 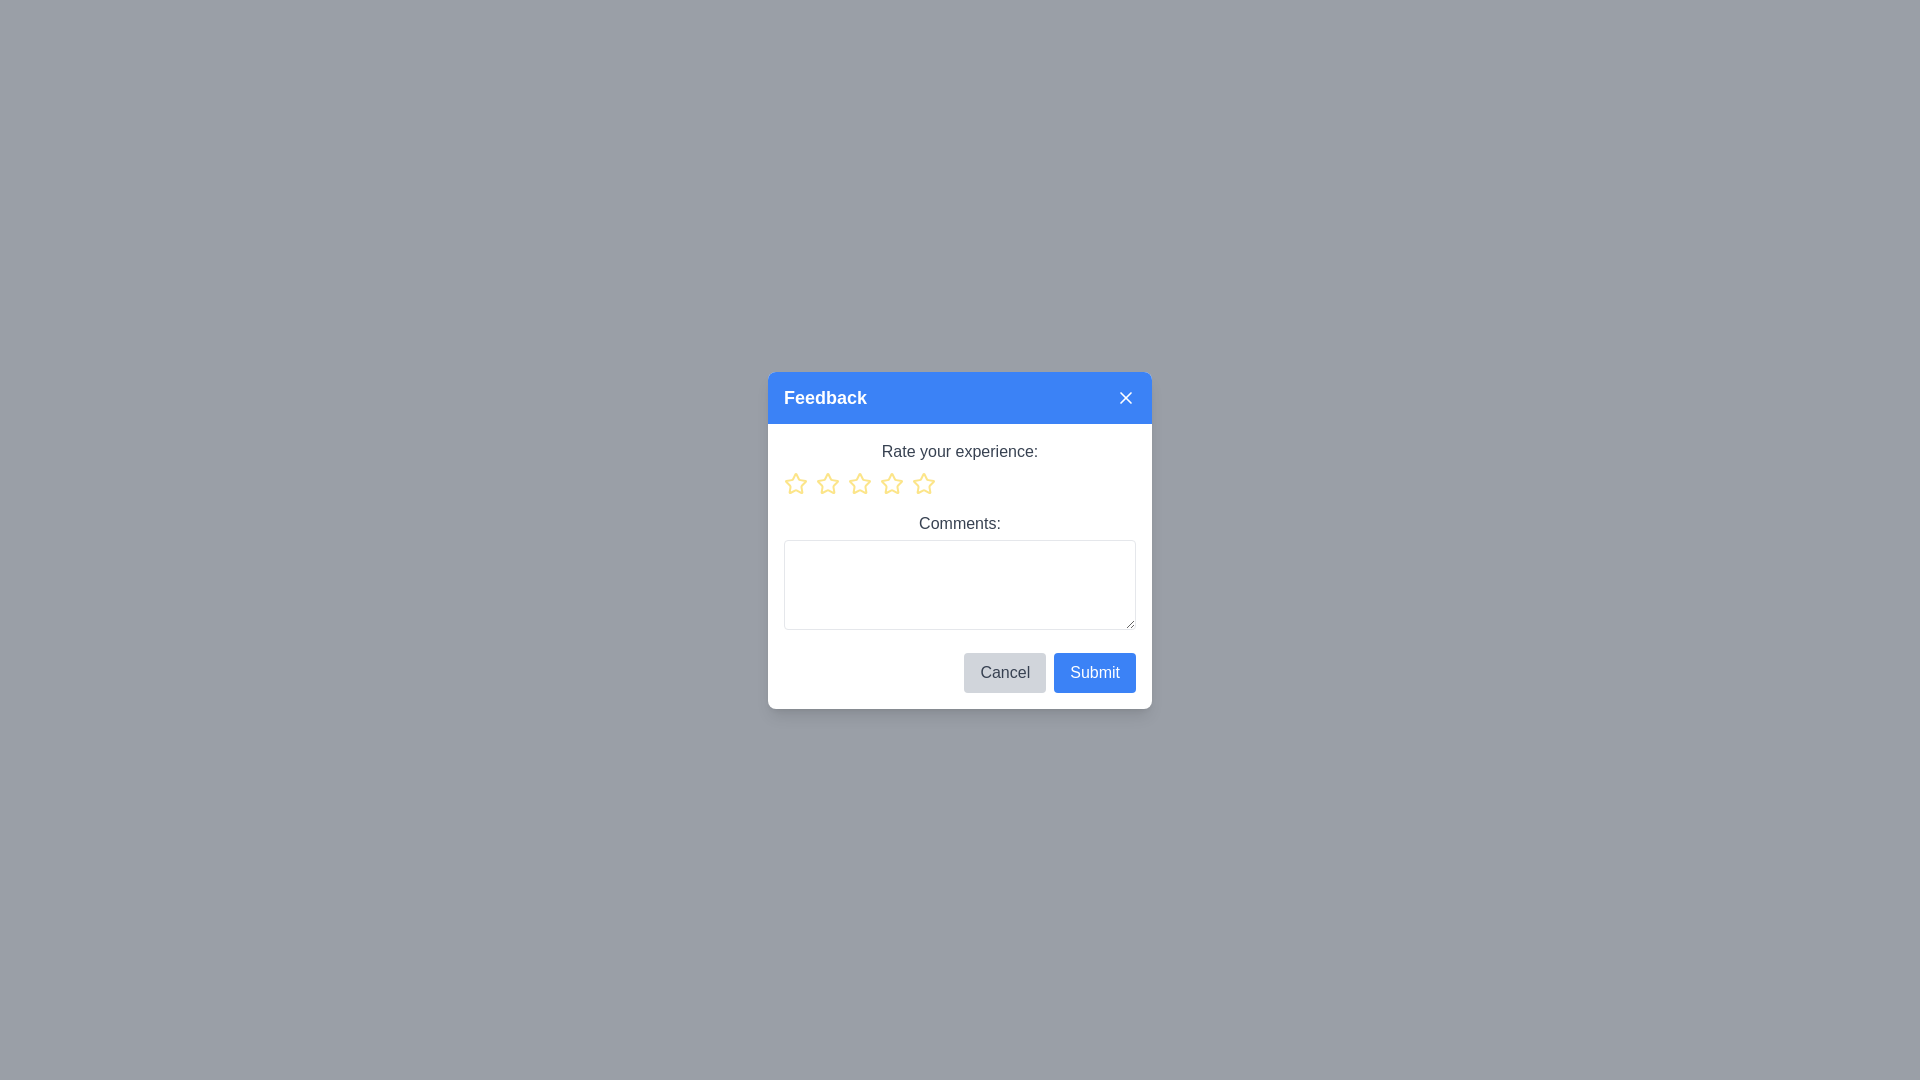 I want to click on the 'Cancel' button, so click(x=1005, y=672).